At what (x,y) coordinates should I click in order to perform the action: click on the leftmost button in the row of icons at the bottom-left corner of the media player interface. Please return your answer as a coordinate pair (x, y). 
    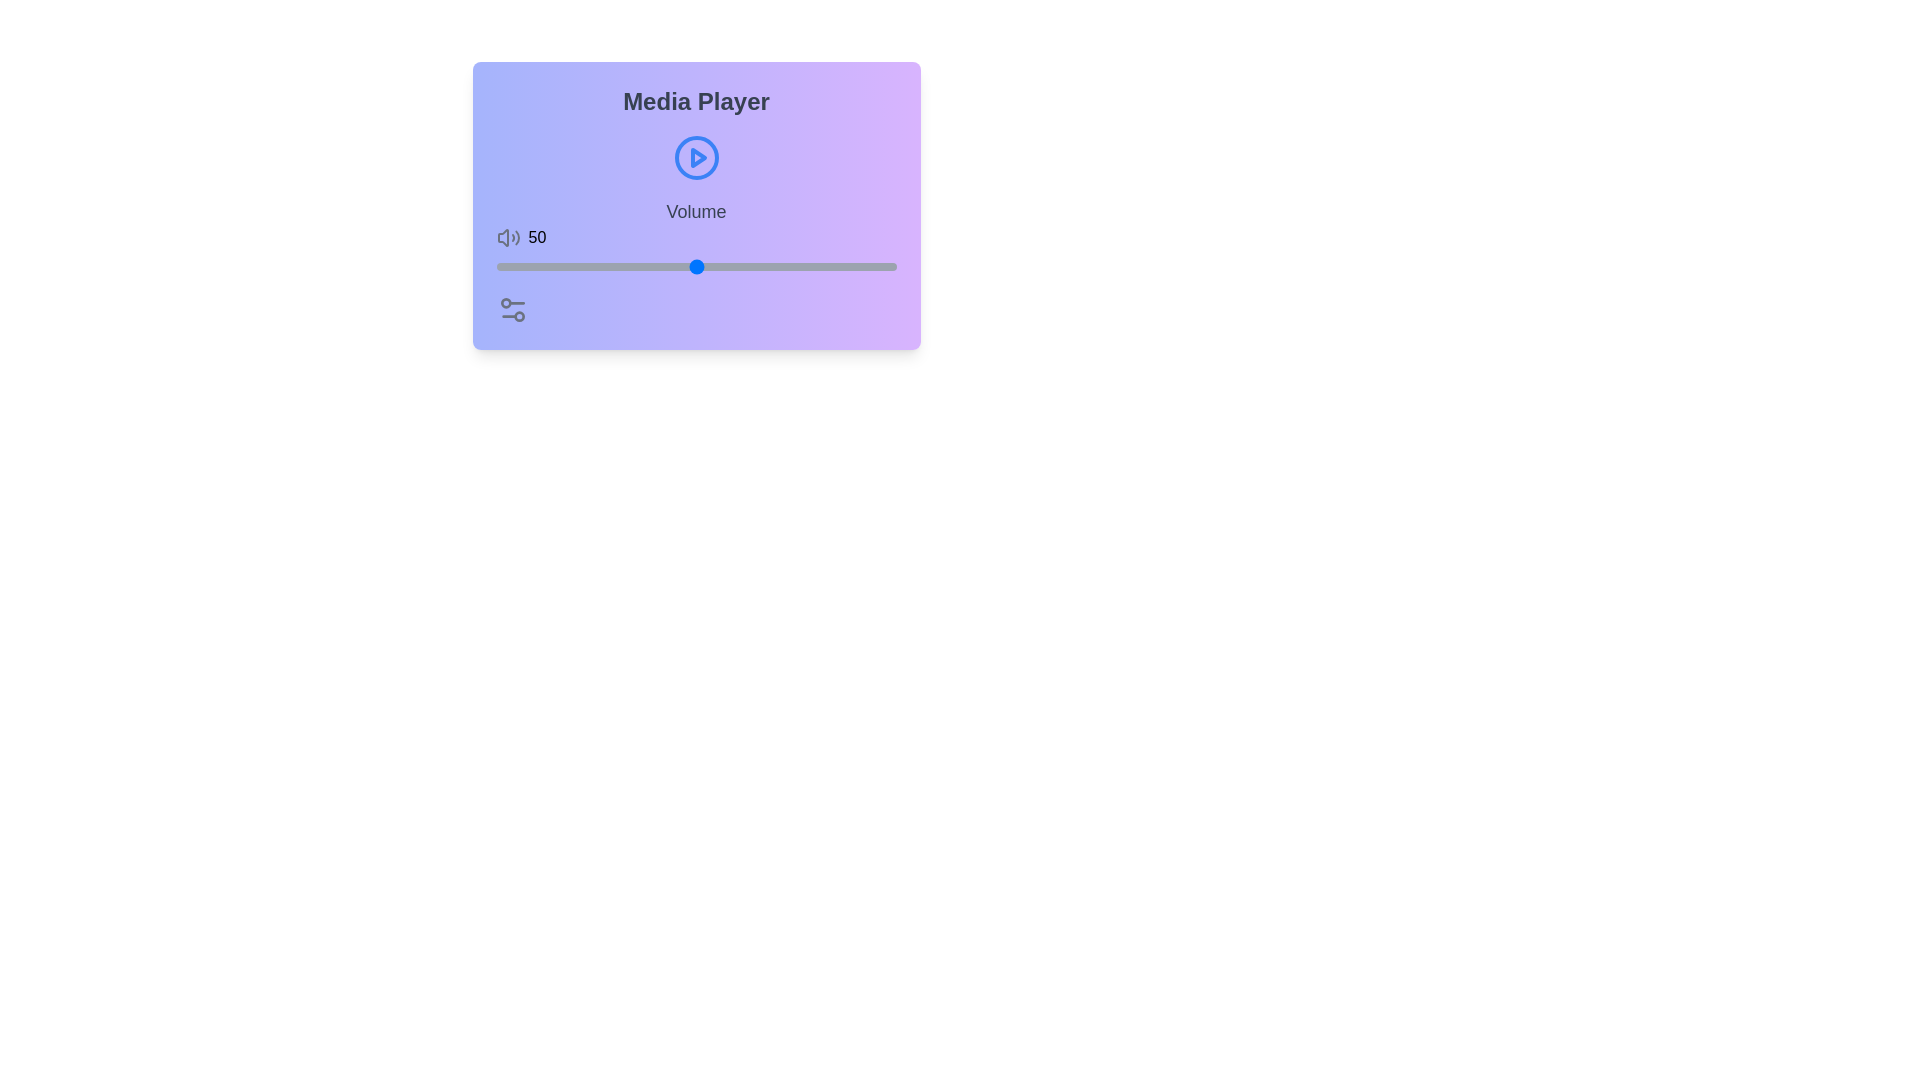
    Looking at the image, I should click on (512, 309).